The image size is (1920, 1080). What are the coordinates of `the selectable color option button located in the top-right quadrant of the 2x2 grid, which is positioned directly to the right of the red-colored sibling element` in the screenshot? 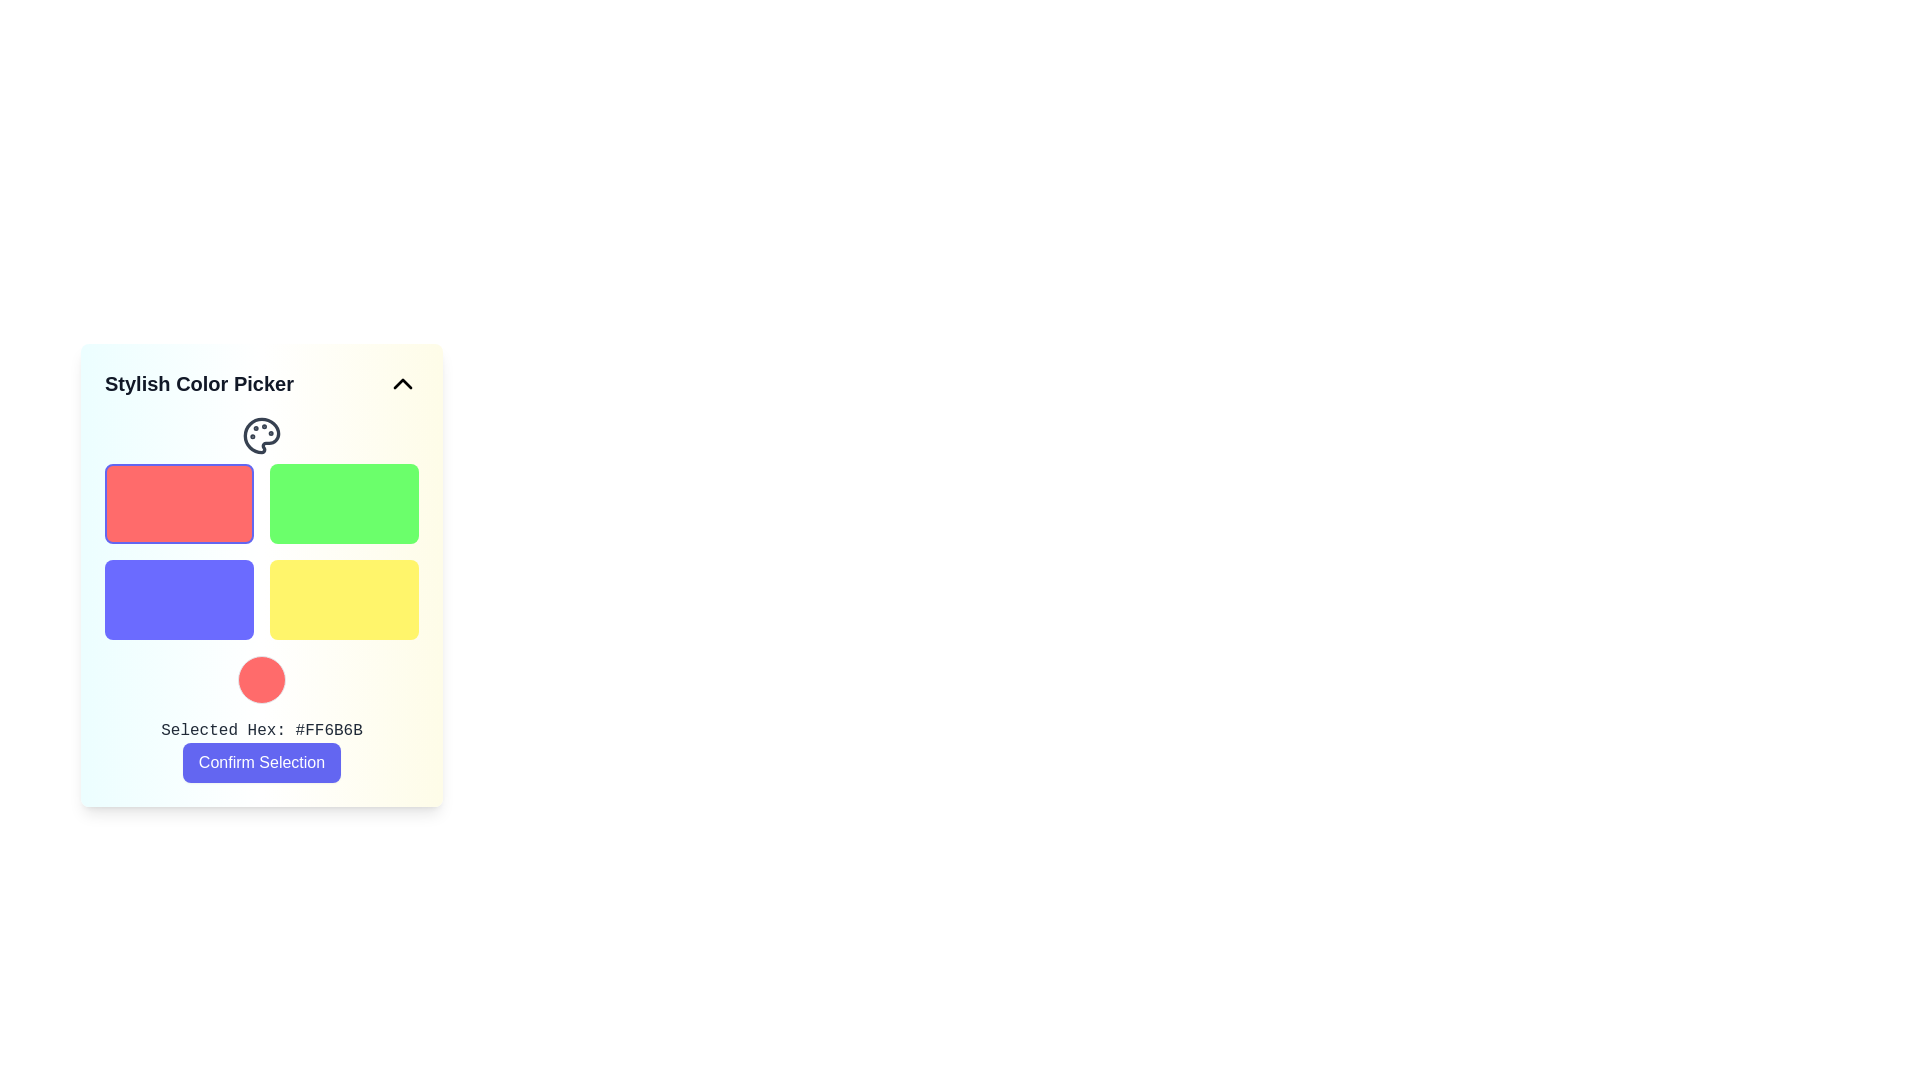 It's located at (344, 503).